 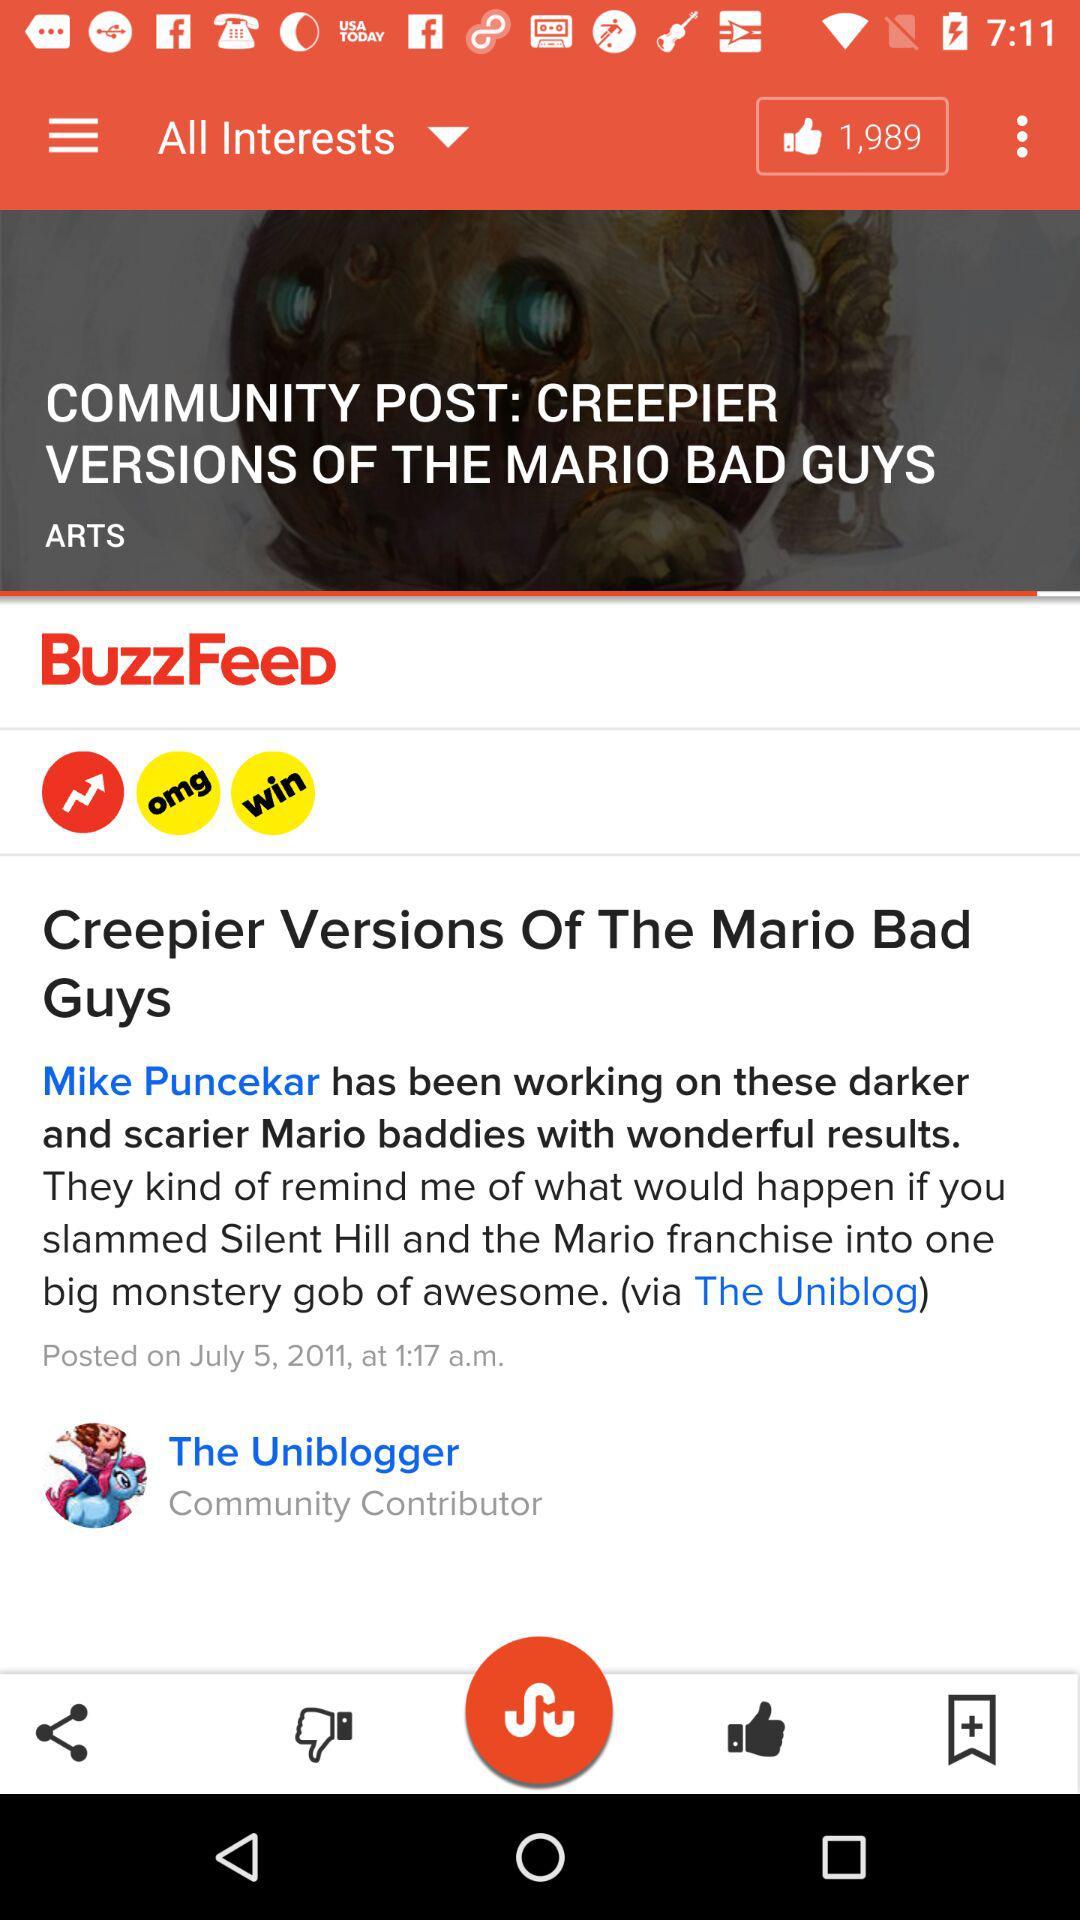 What do you see at coordinates (540, 1698) in the screenshot?
I see `home button` at bounding box center [540, 1698].